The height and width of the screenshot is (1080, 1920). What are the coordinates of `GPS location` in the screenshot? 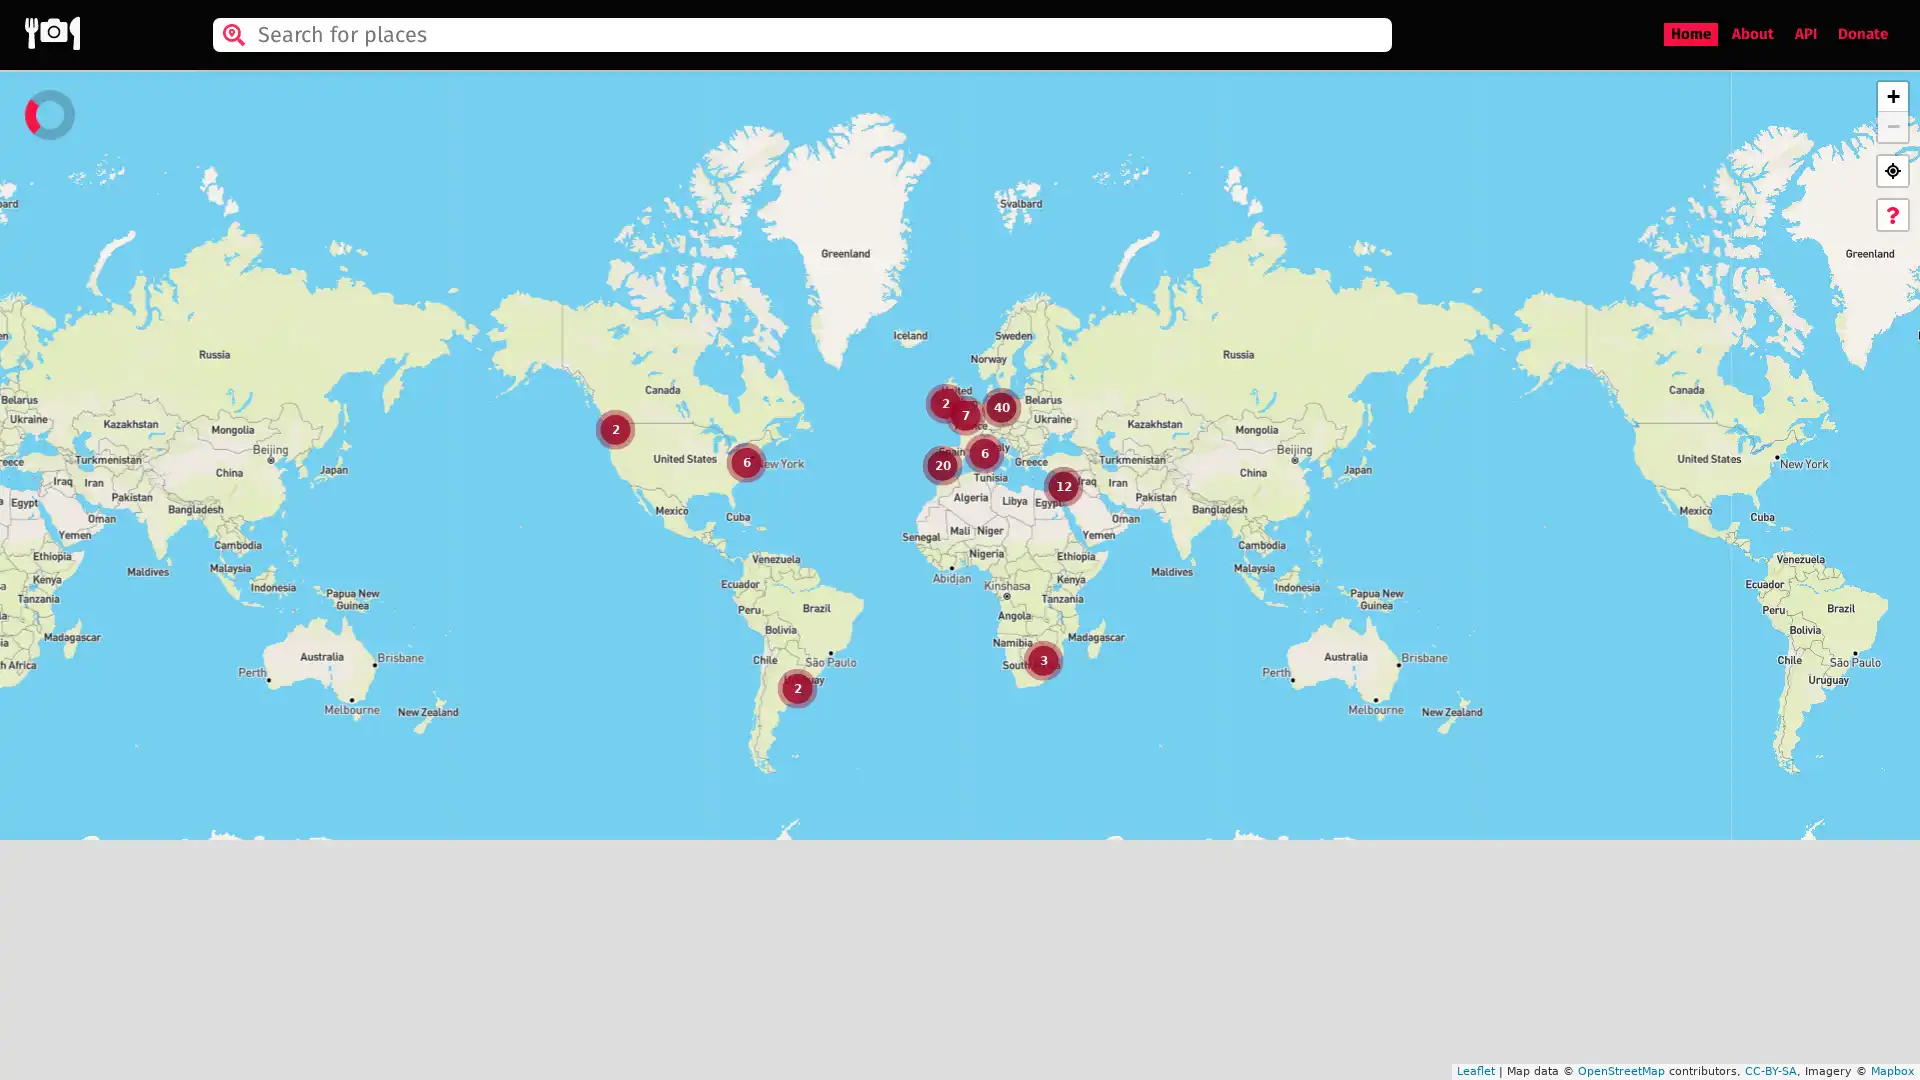 It's located at (1891, 169).